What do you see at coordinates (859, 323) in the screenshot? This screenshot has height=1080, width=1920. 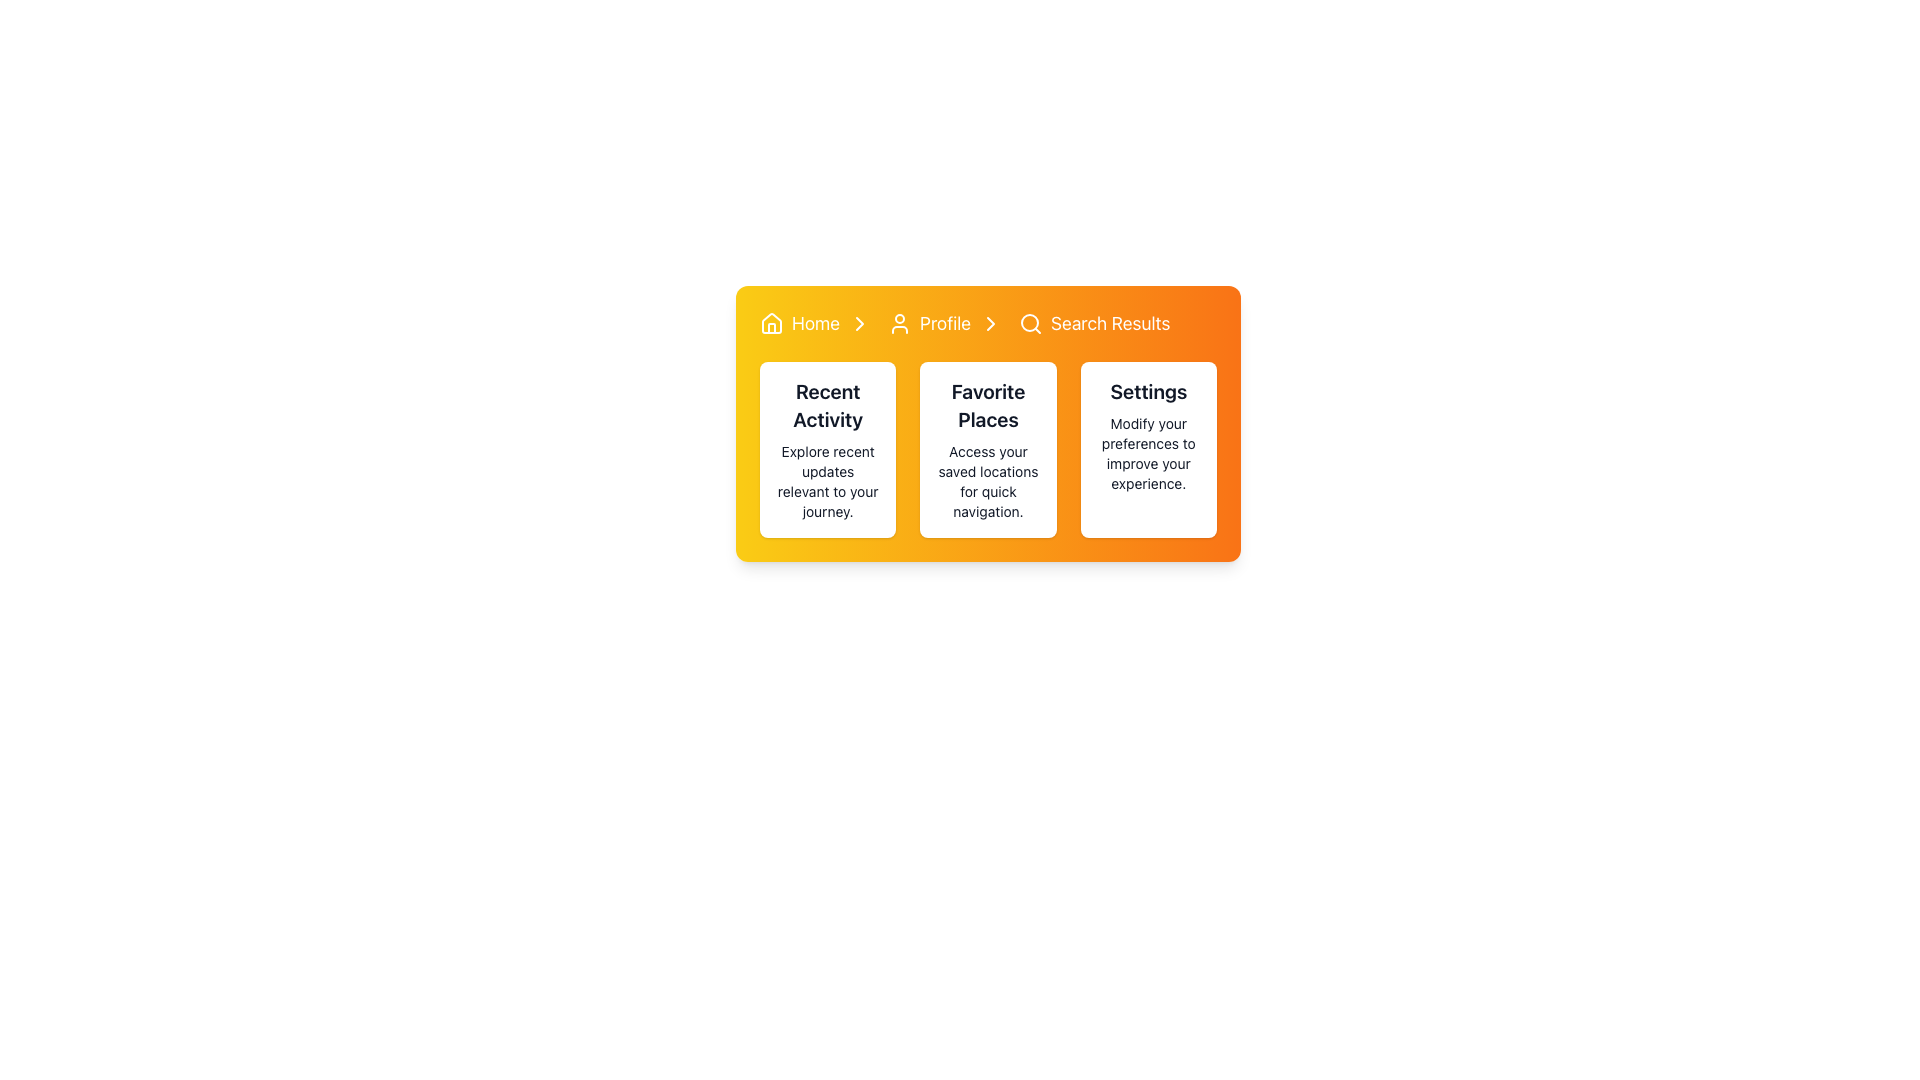 I see `the Chevron Icon in the breadcrumb navigation bar, which separates the 'Profile' and 'Search Results' sections` at bounding box center [859, 323].